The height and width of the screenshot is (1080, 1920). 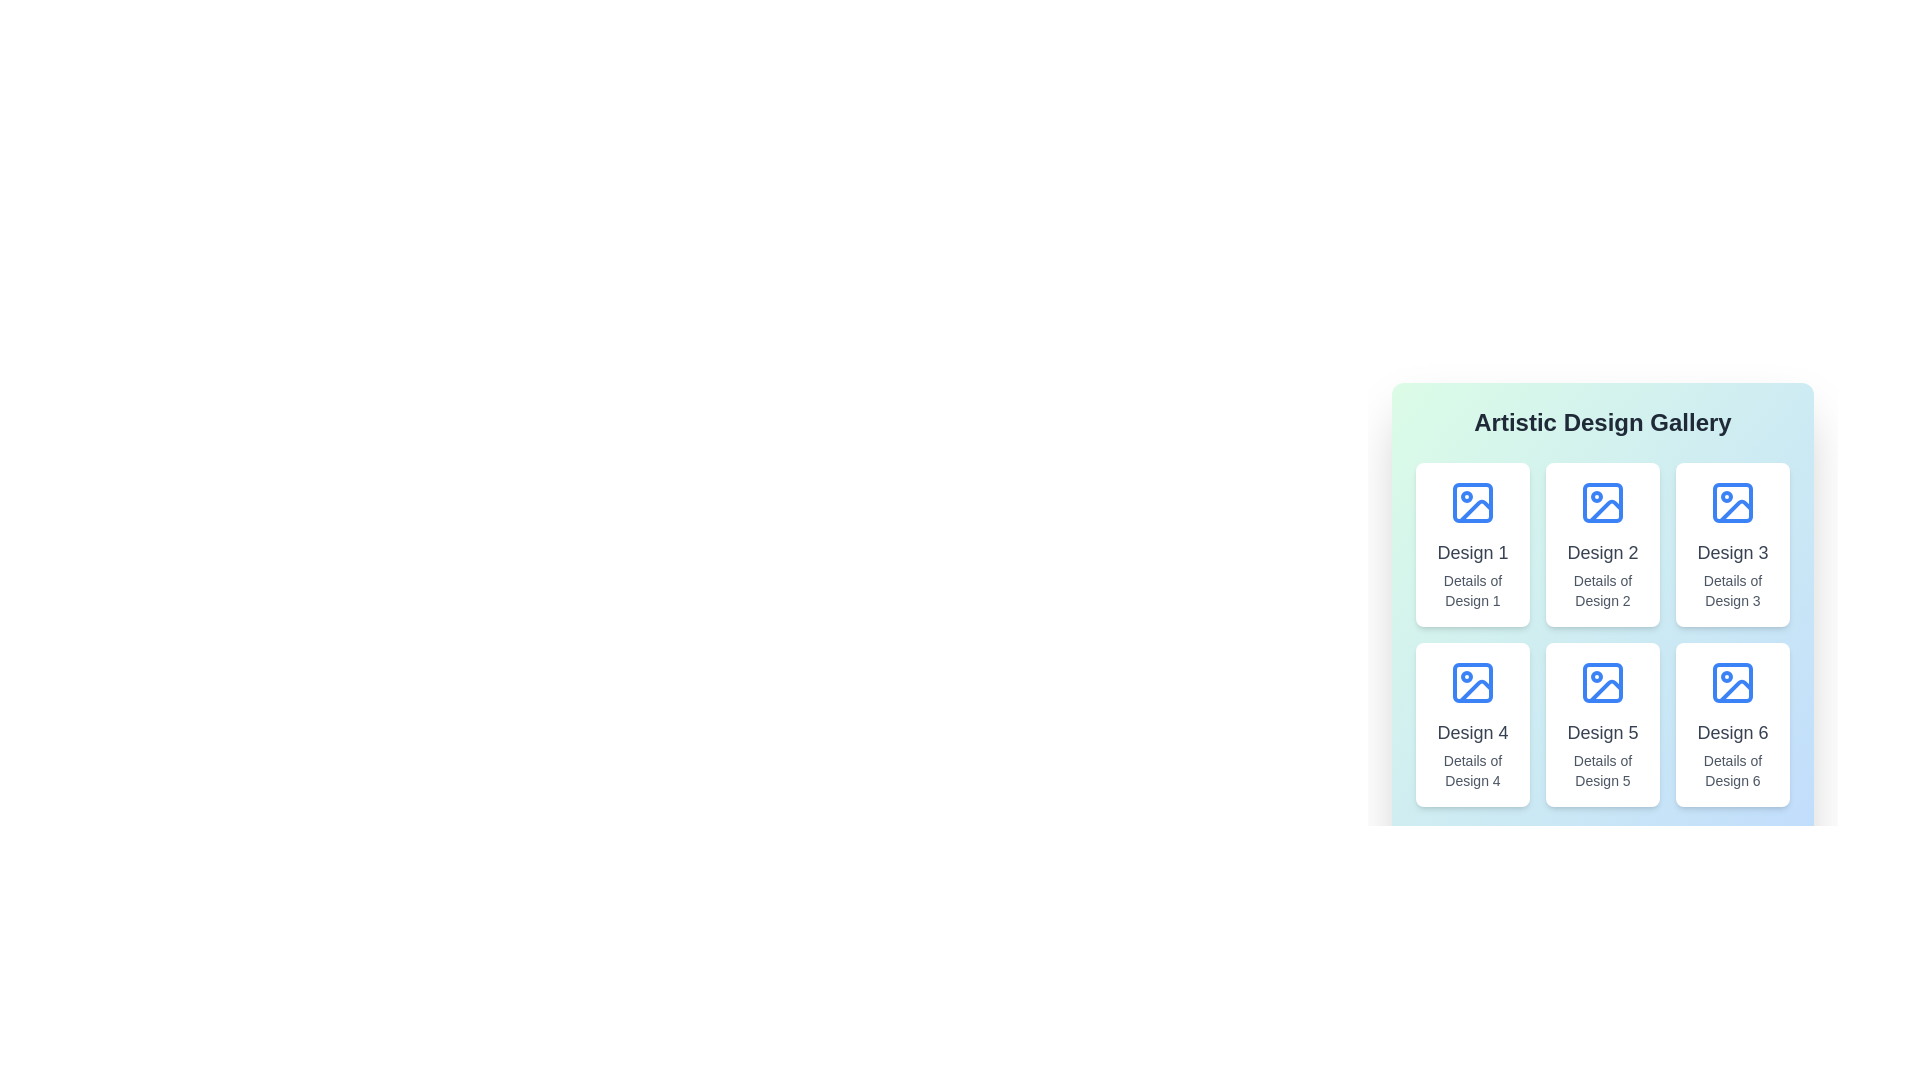 I want to click on the card labeled 'Design 5', so click(x=1603, y=725).